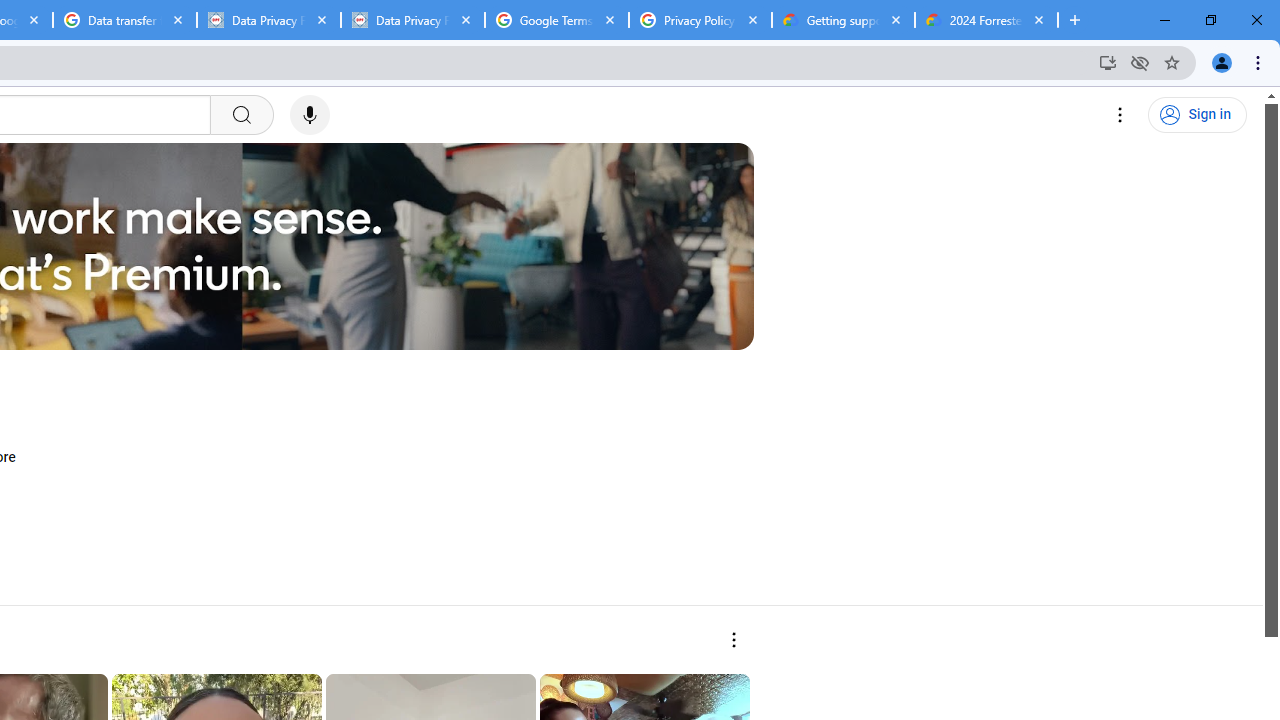  What do you see at coordinates (1259, 61) in the screenshot?
I see `'Chrome'` at bounding box center [1259, 61].